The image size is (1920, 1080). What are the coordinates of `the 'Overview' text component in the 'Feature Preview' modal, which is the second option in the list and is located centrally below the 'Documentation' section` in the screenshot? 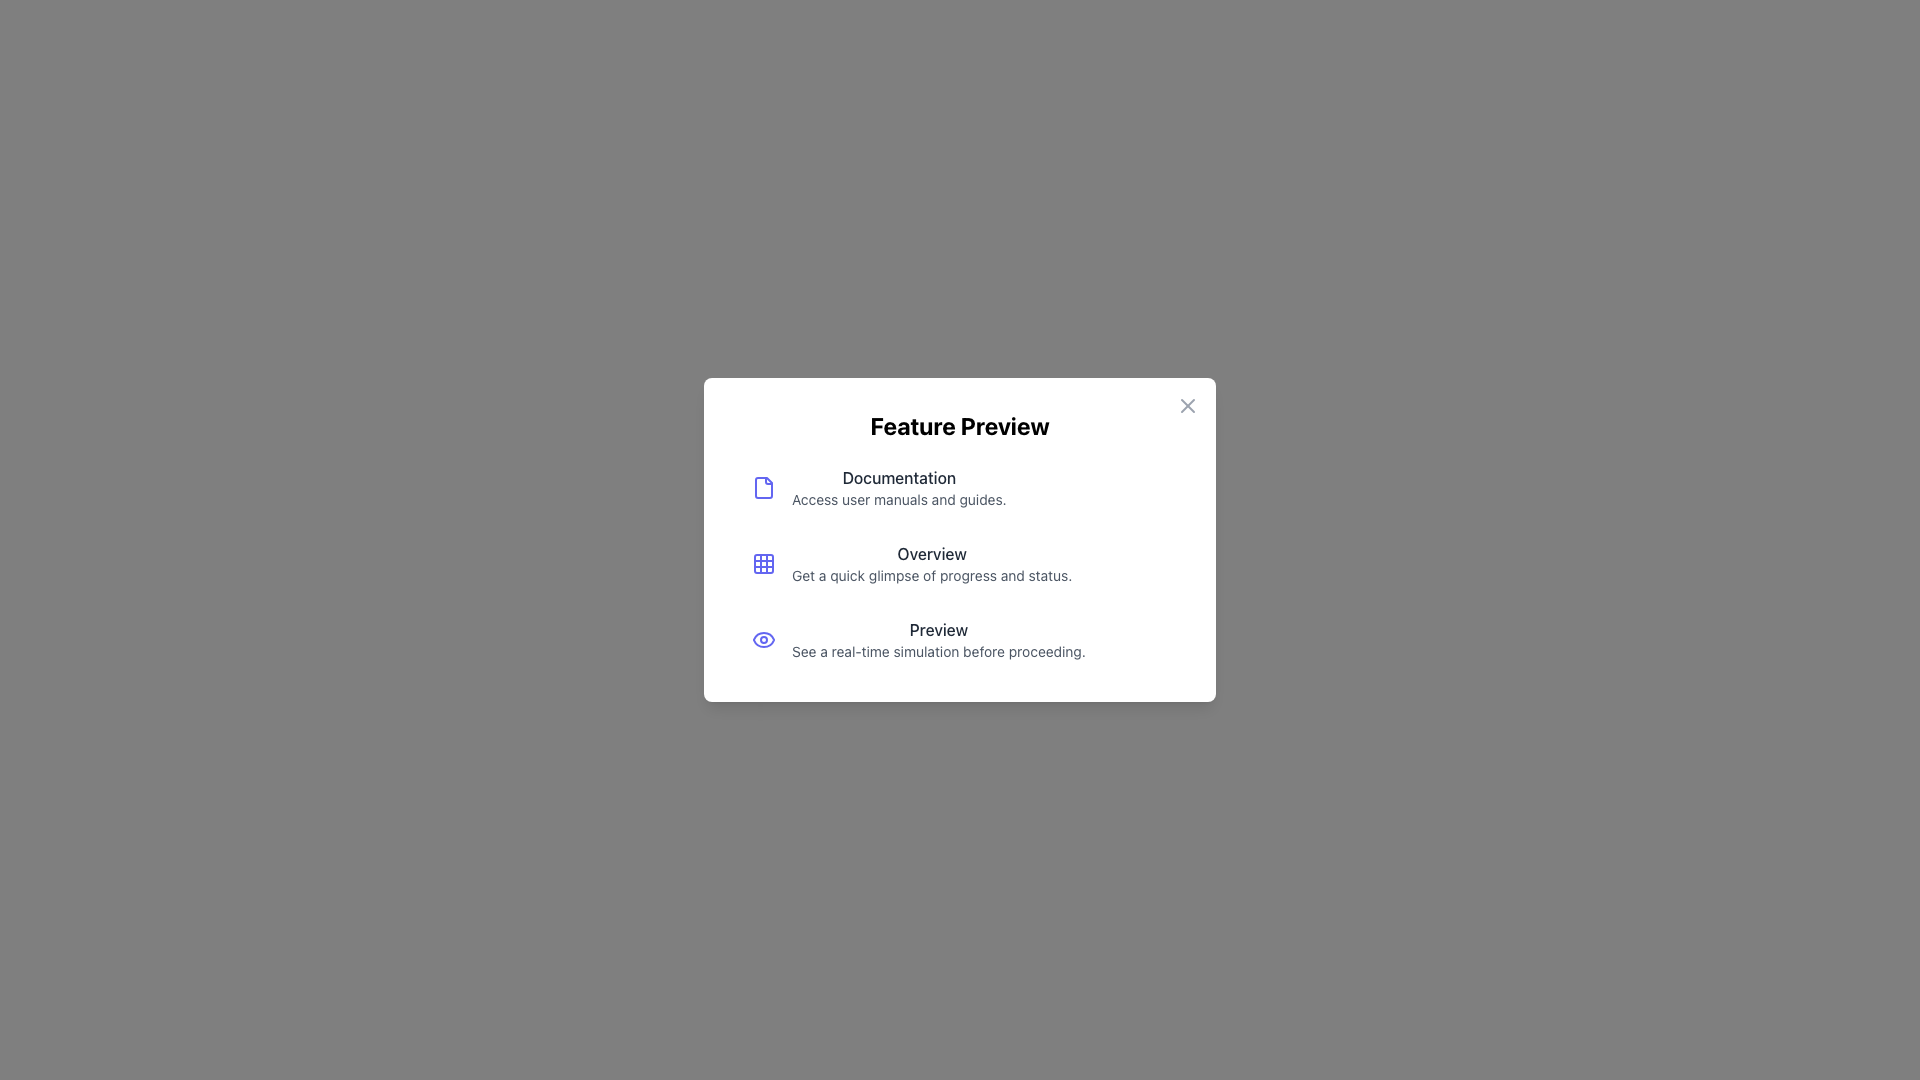 It's located at (931, 563).